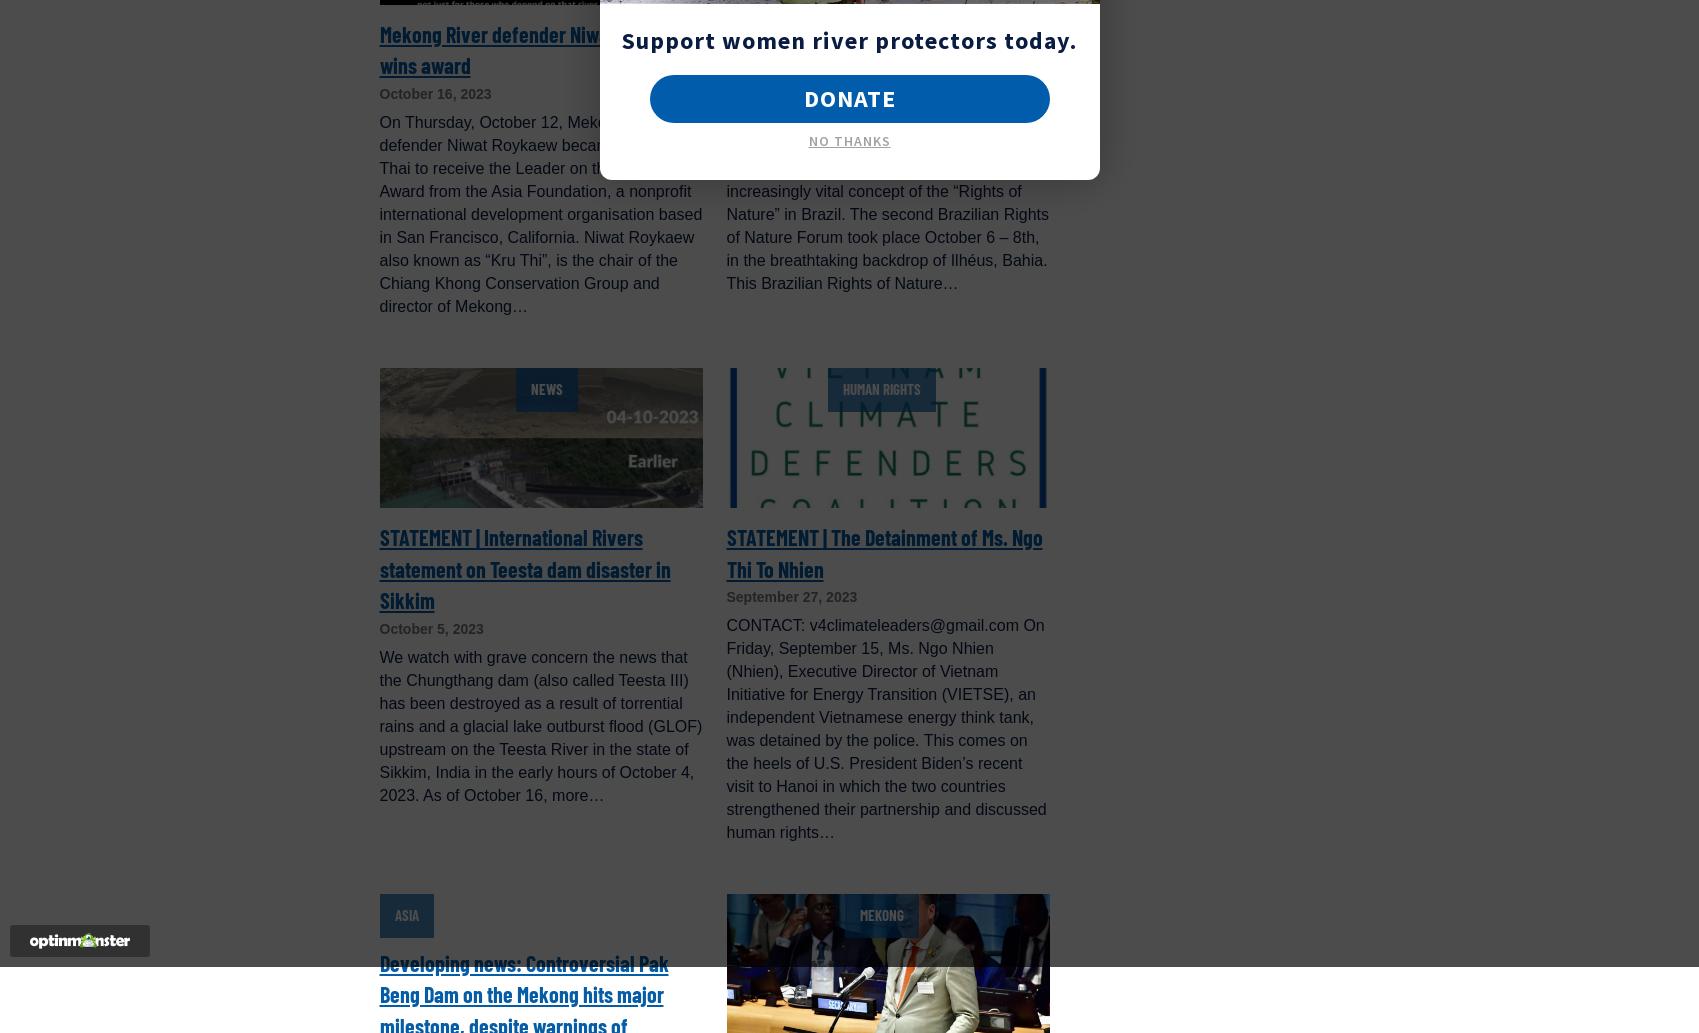  What do you see at coordinates (880, 389) in the screenshot?
I see `'Human Rights'` at bounding box center [880, 389].